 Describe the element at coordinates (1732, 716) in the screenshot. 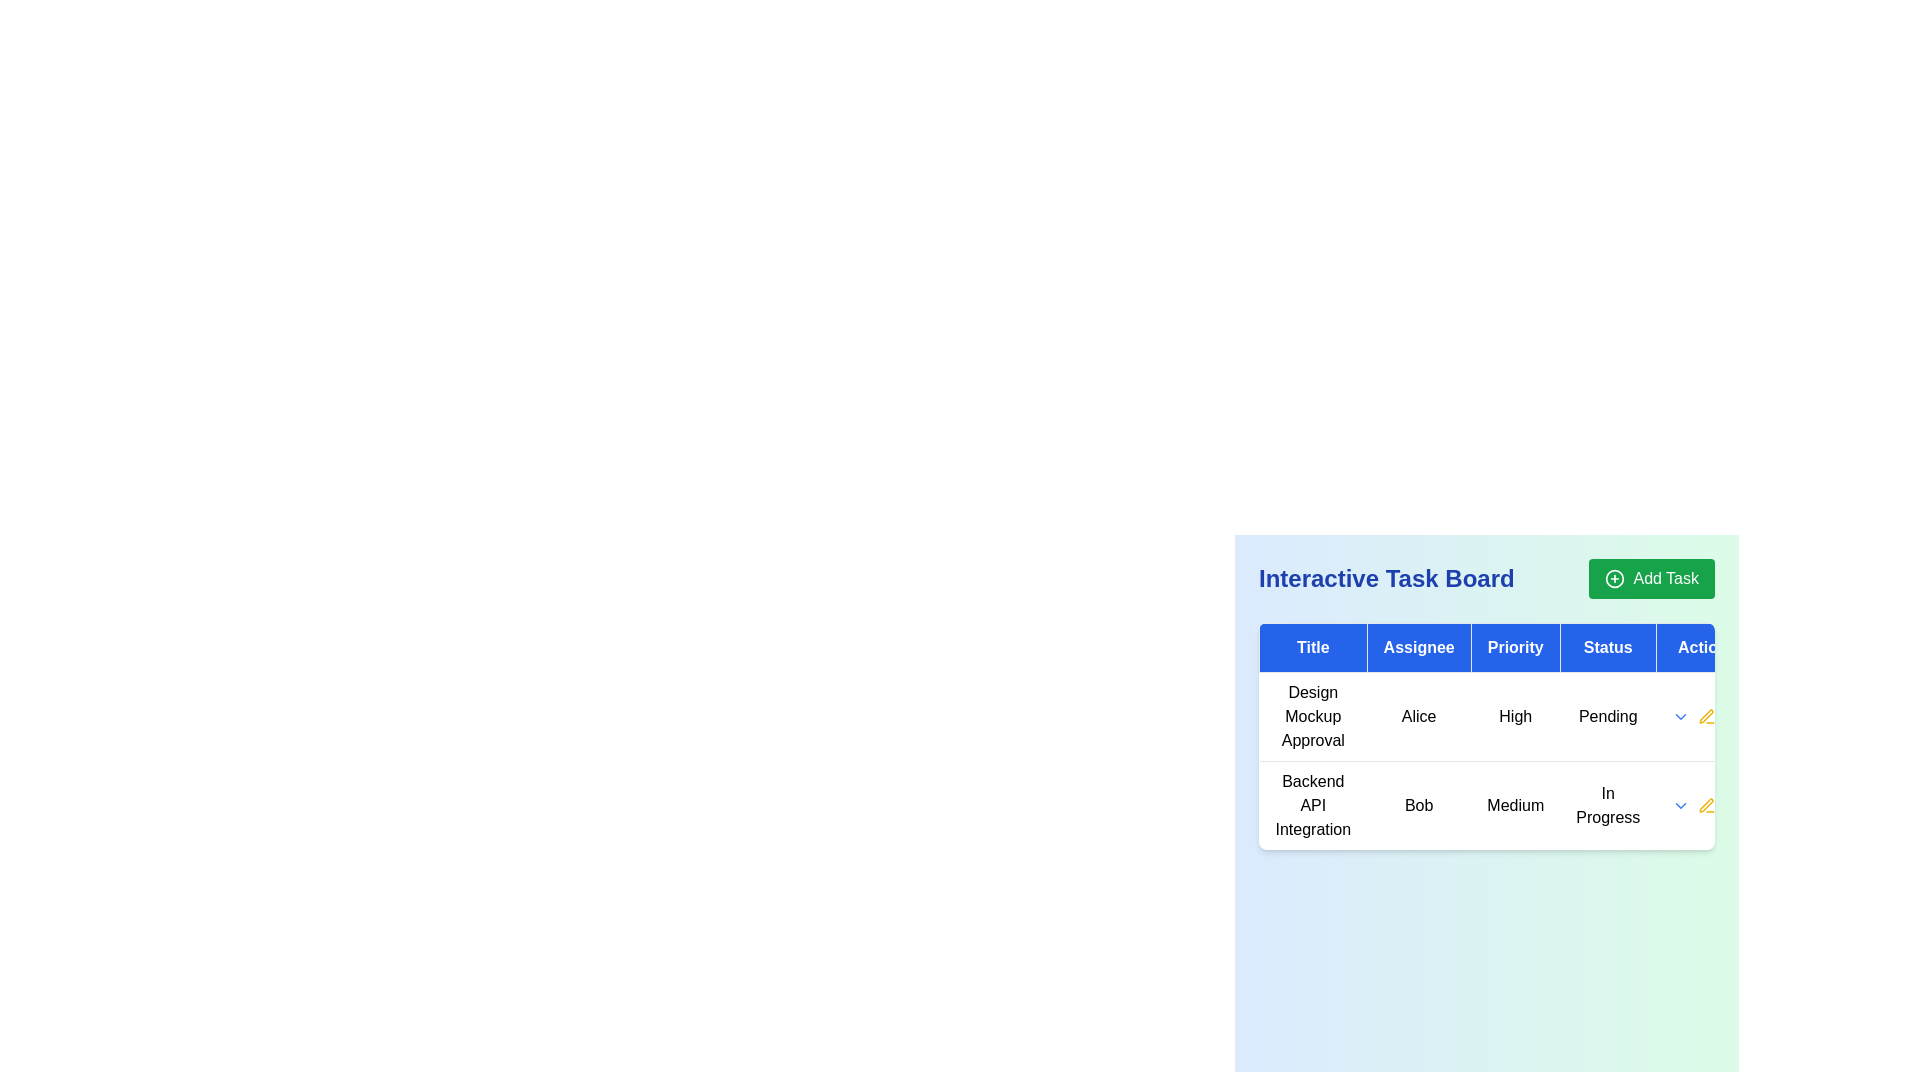

I see `the SVG sub-element which is a rectangle with rounded corners located in the 'Action' column in the first row of the table` at that location.